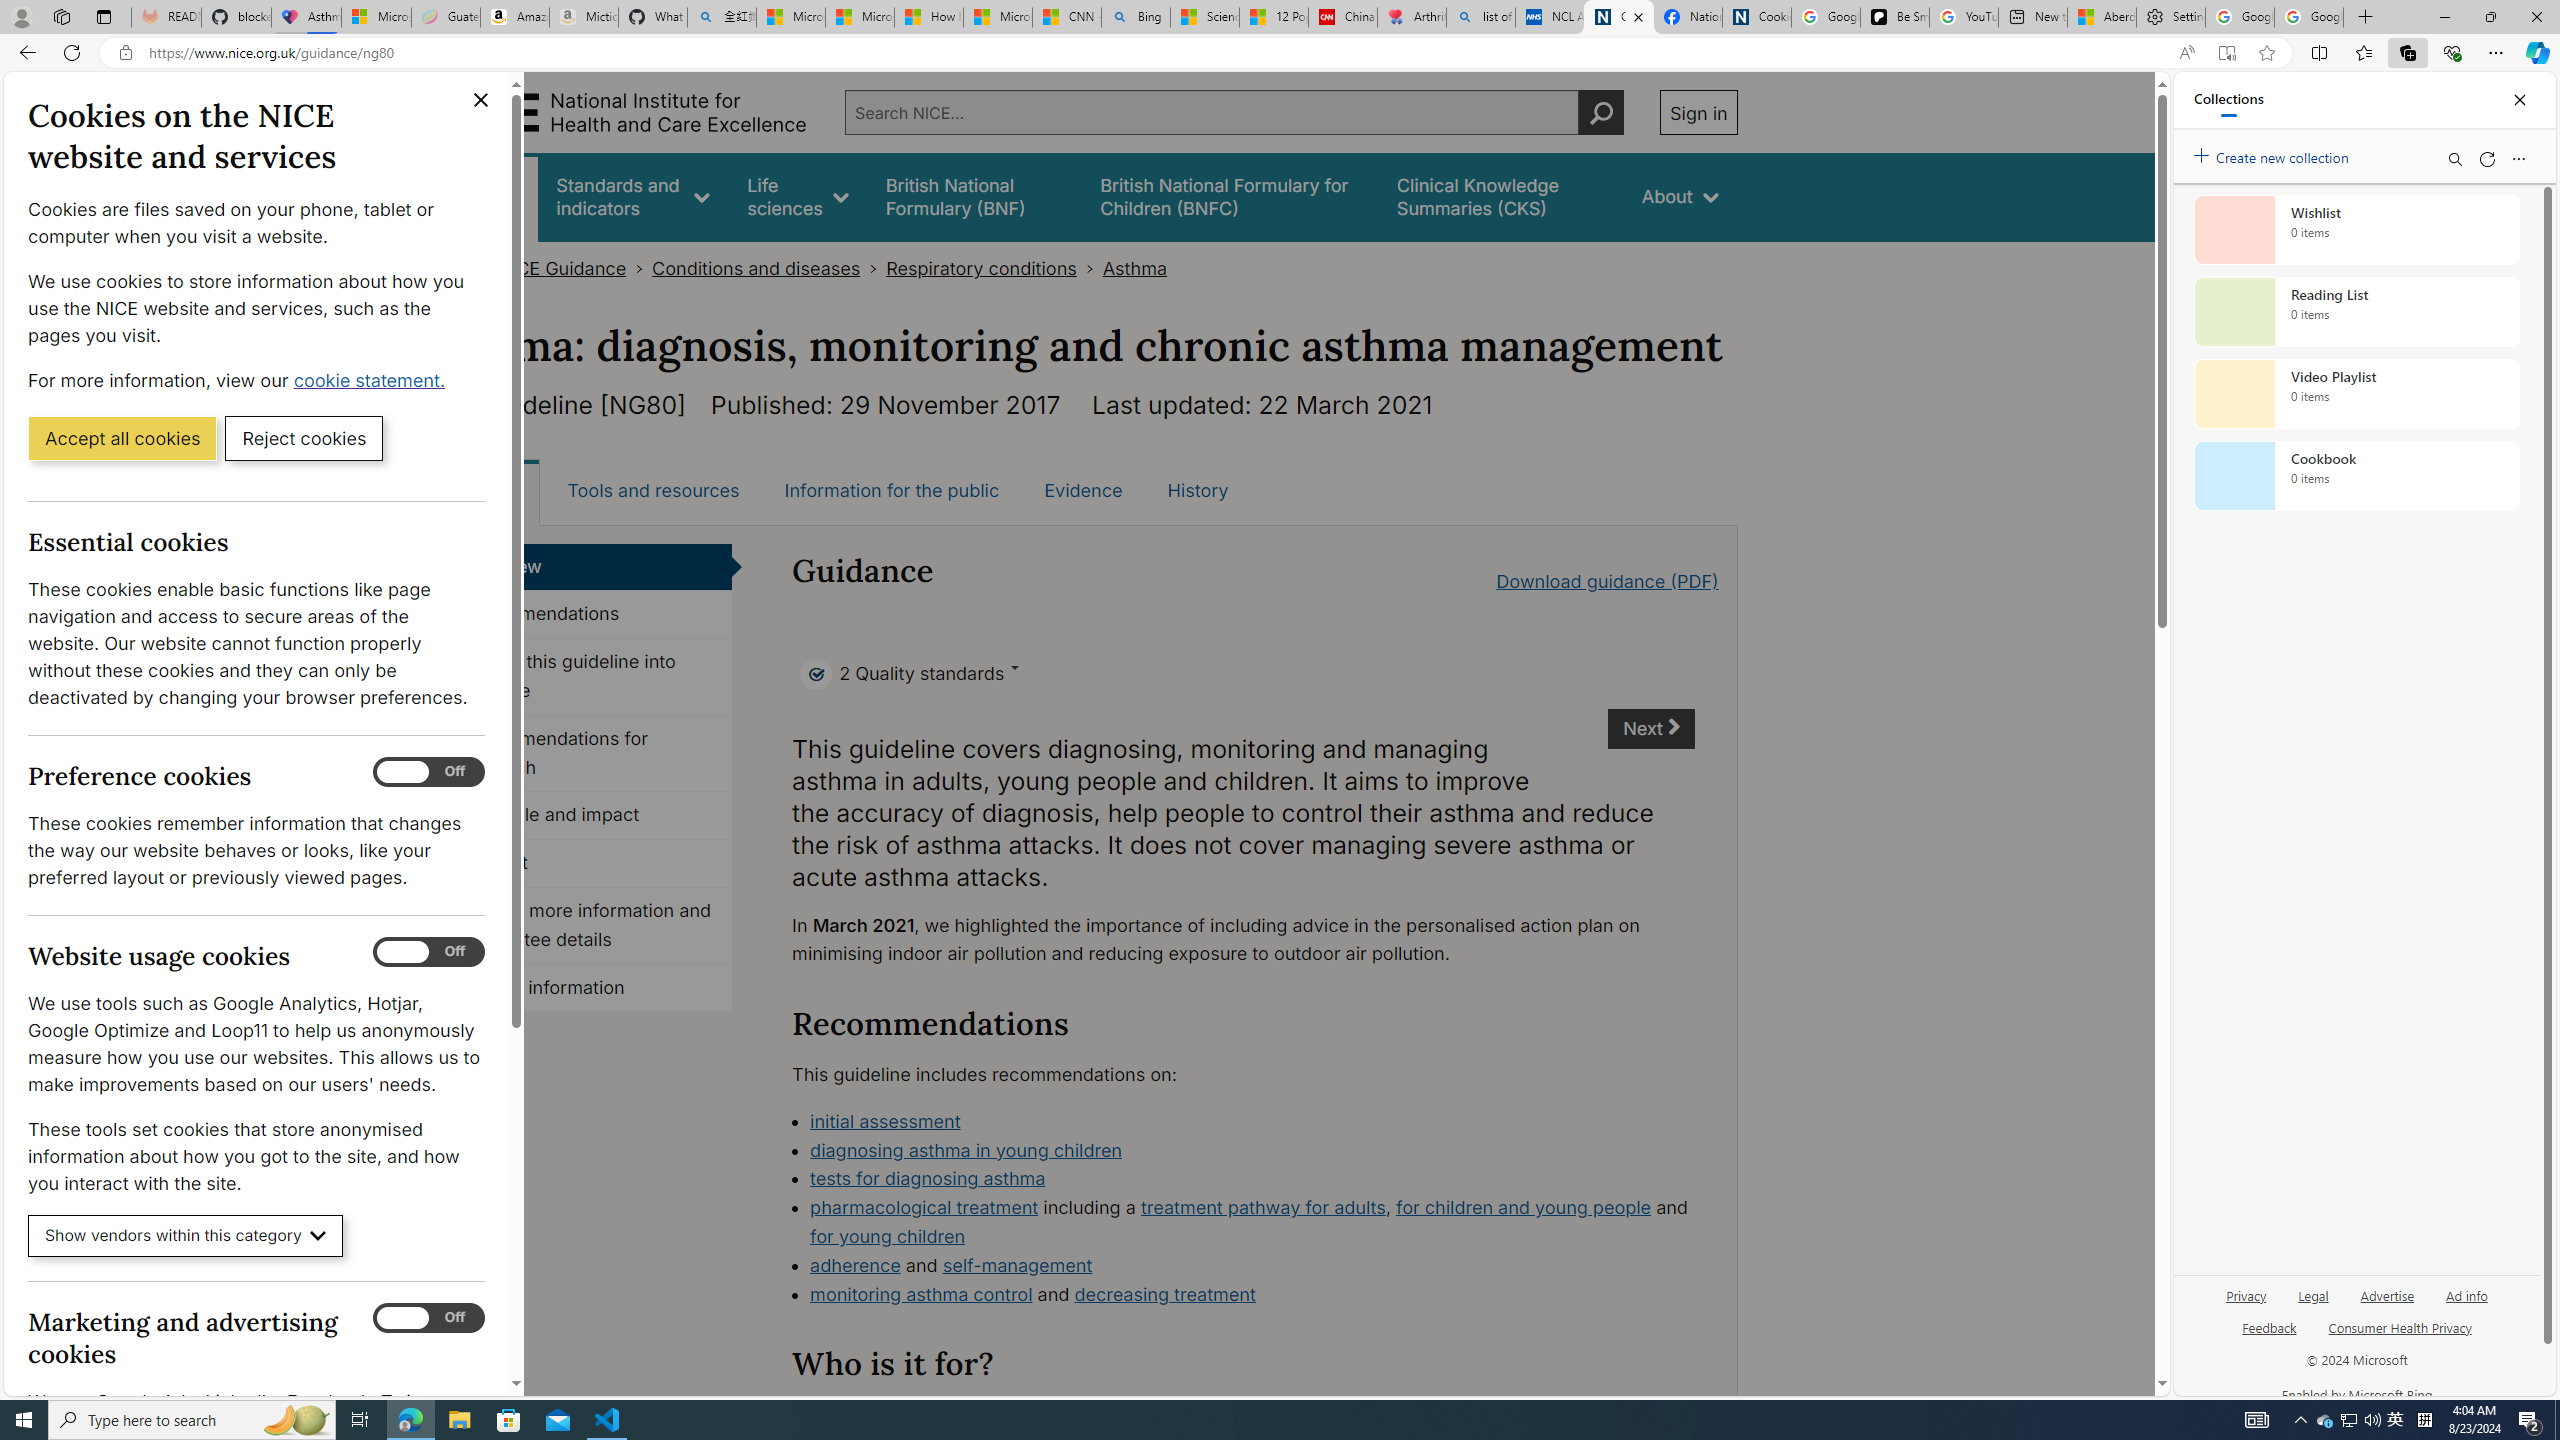 The width and height of the screenshot is (2560, 1440). Describe the element at coordinates (769, 268) in the screenshot. I see `'Conditions and diseases>'` at that location.